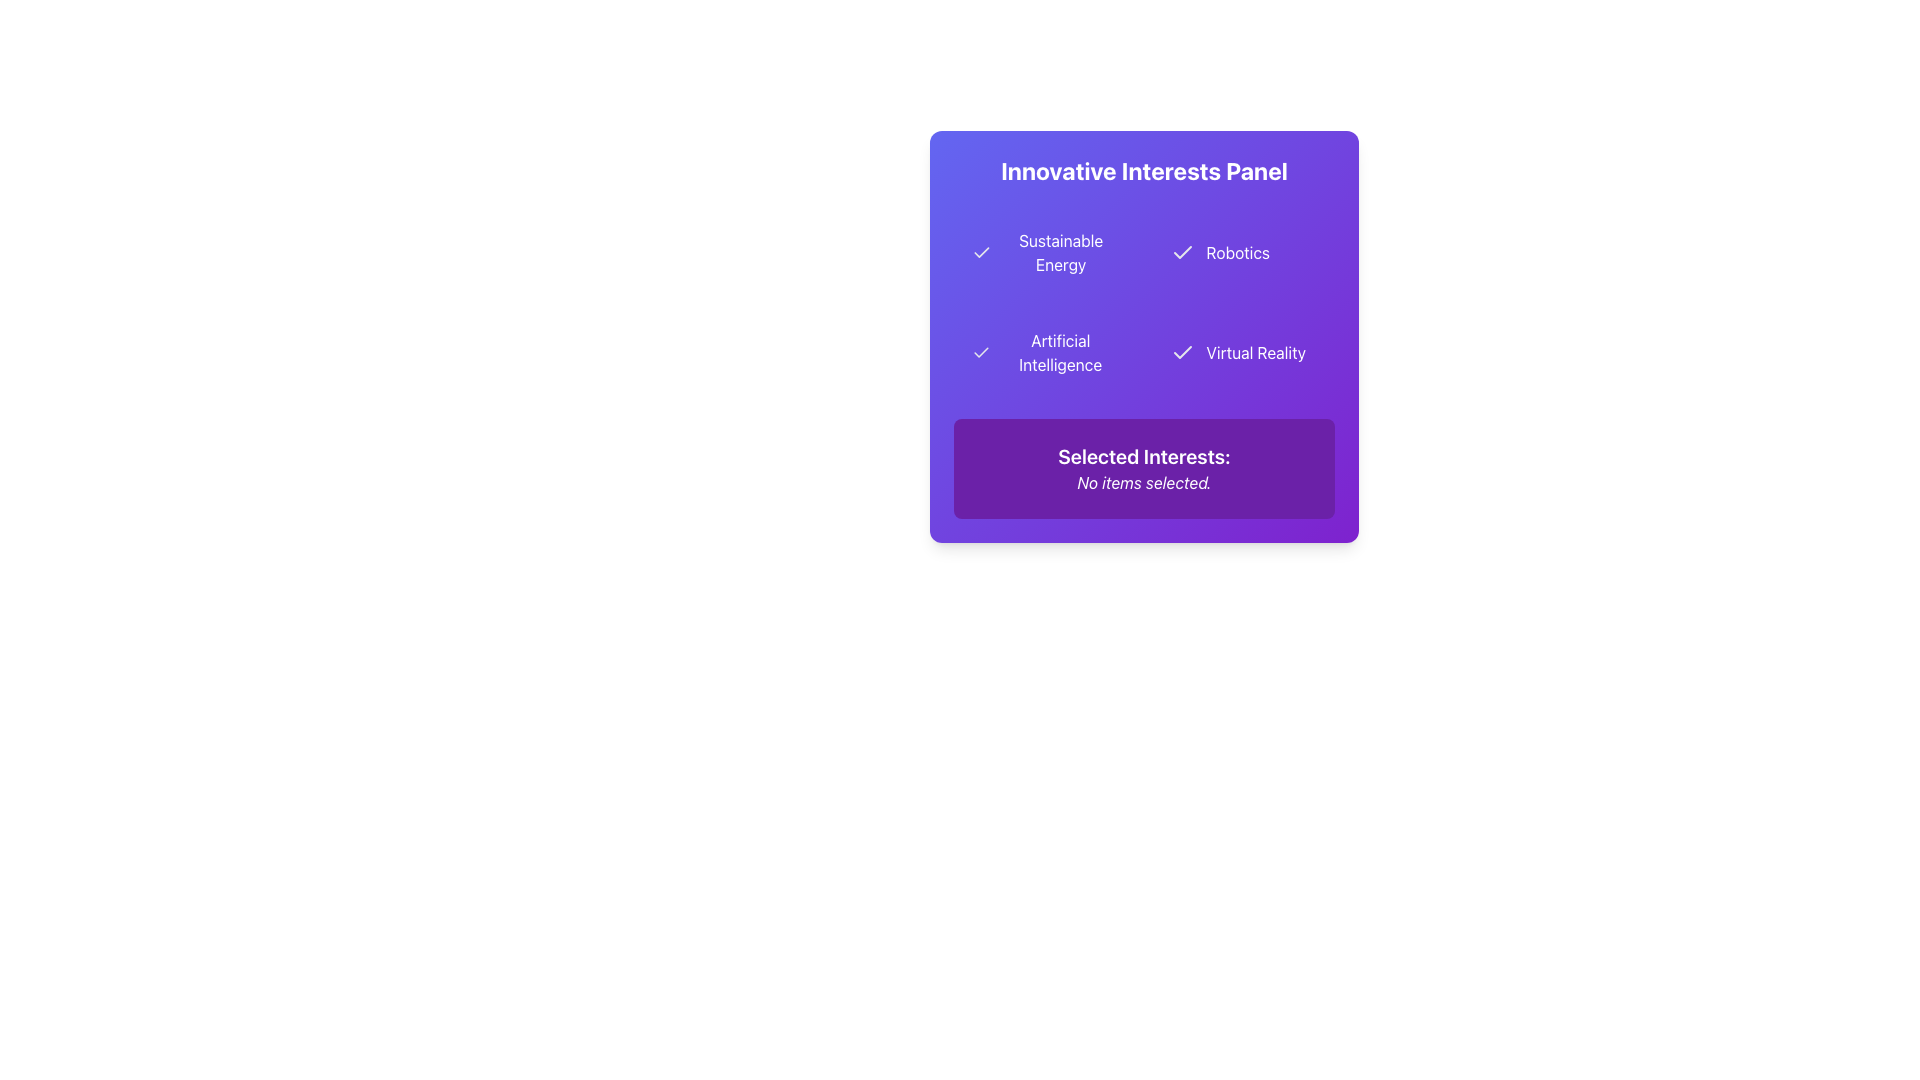 The width and height of the screenshot is (1920, 1080). What do you see at coordinates (1144, 469) in the screenshot?
I see `the purple rectangular static informational panel that displays 'Selected Interests:' and 'No items selected.'` at bounding box center [1144, 469].